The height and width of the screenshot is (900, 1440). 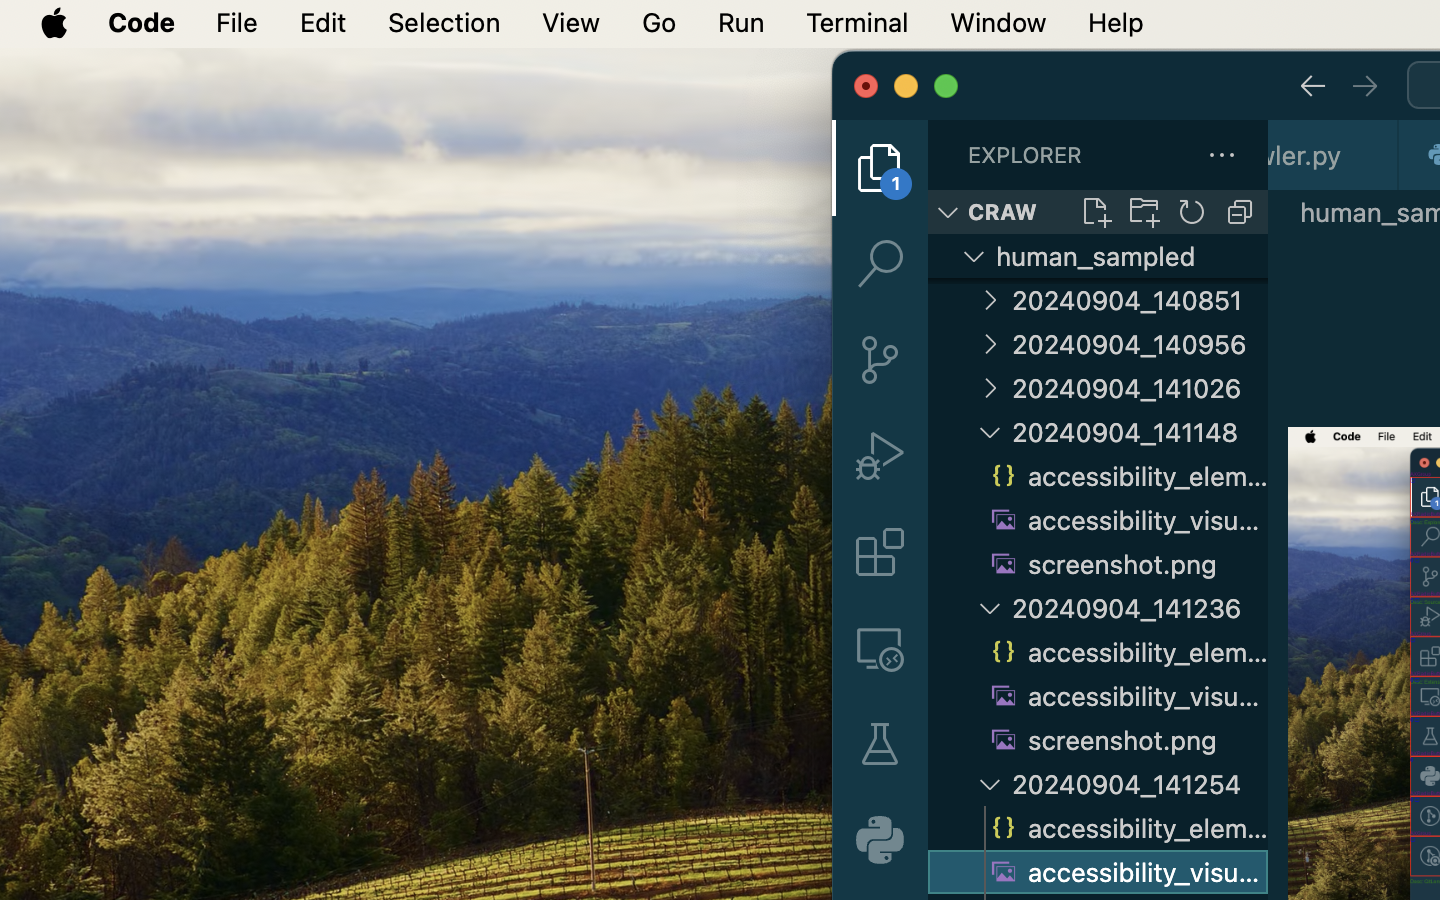 What do you see at coordinates (1024, 154) in the screenshot?
I see `'EXPLORER'` at bounding box center [1024, 154].